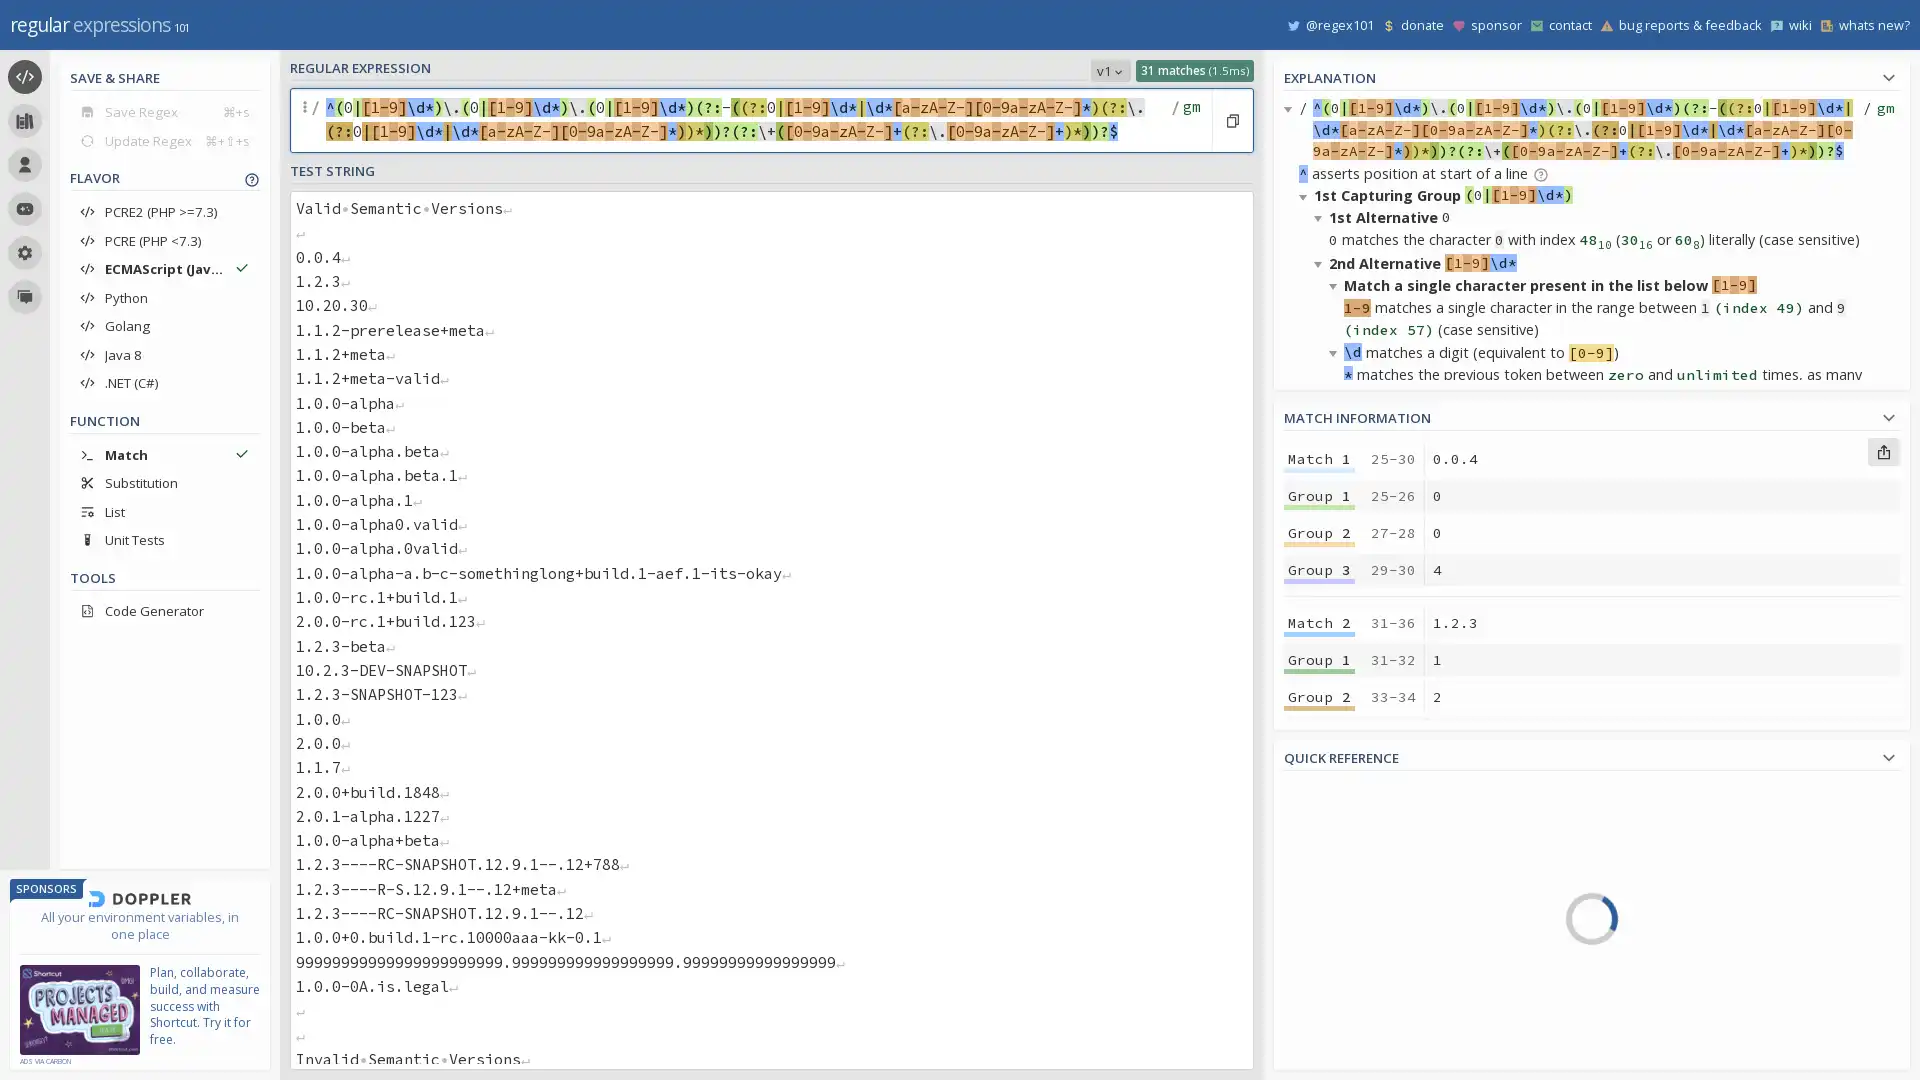 This screenshot has height=1080, width=1920. Describe the element at coordinates (1336, 285) in the screenshot. I see `Collapse Subtree` at that location.